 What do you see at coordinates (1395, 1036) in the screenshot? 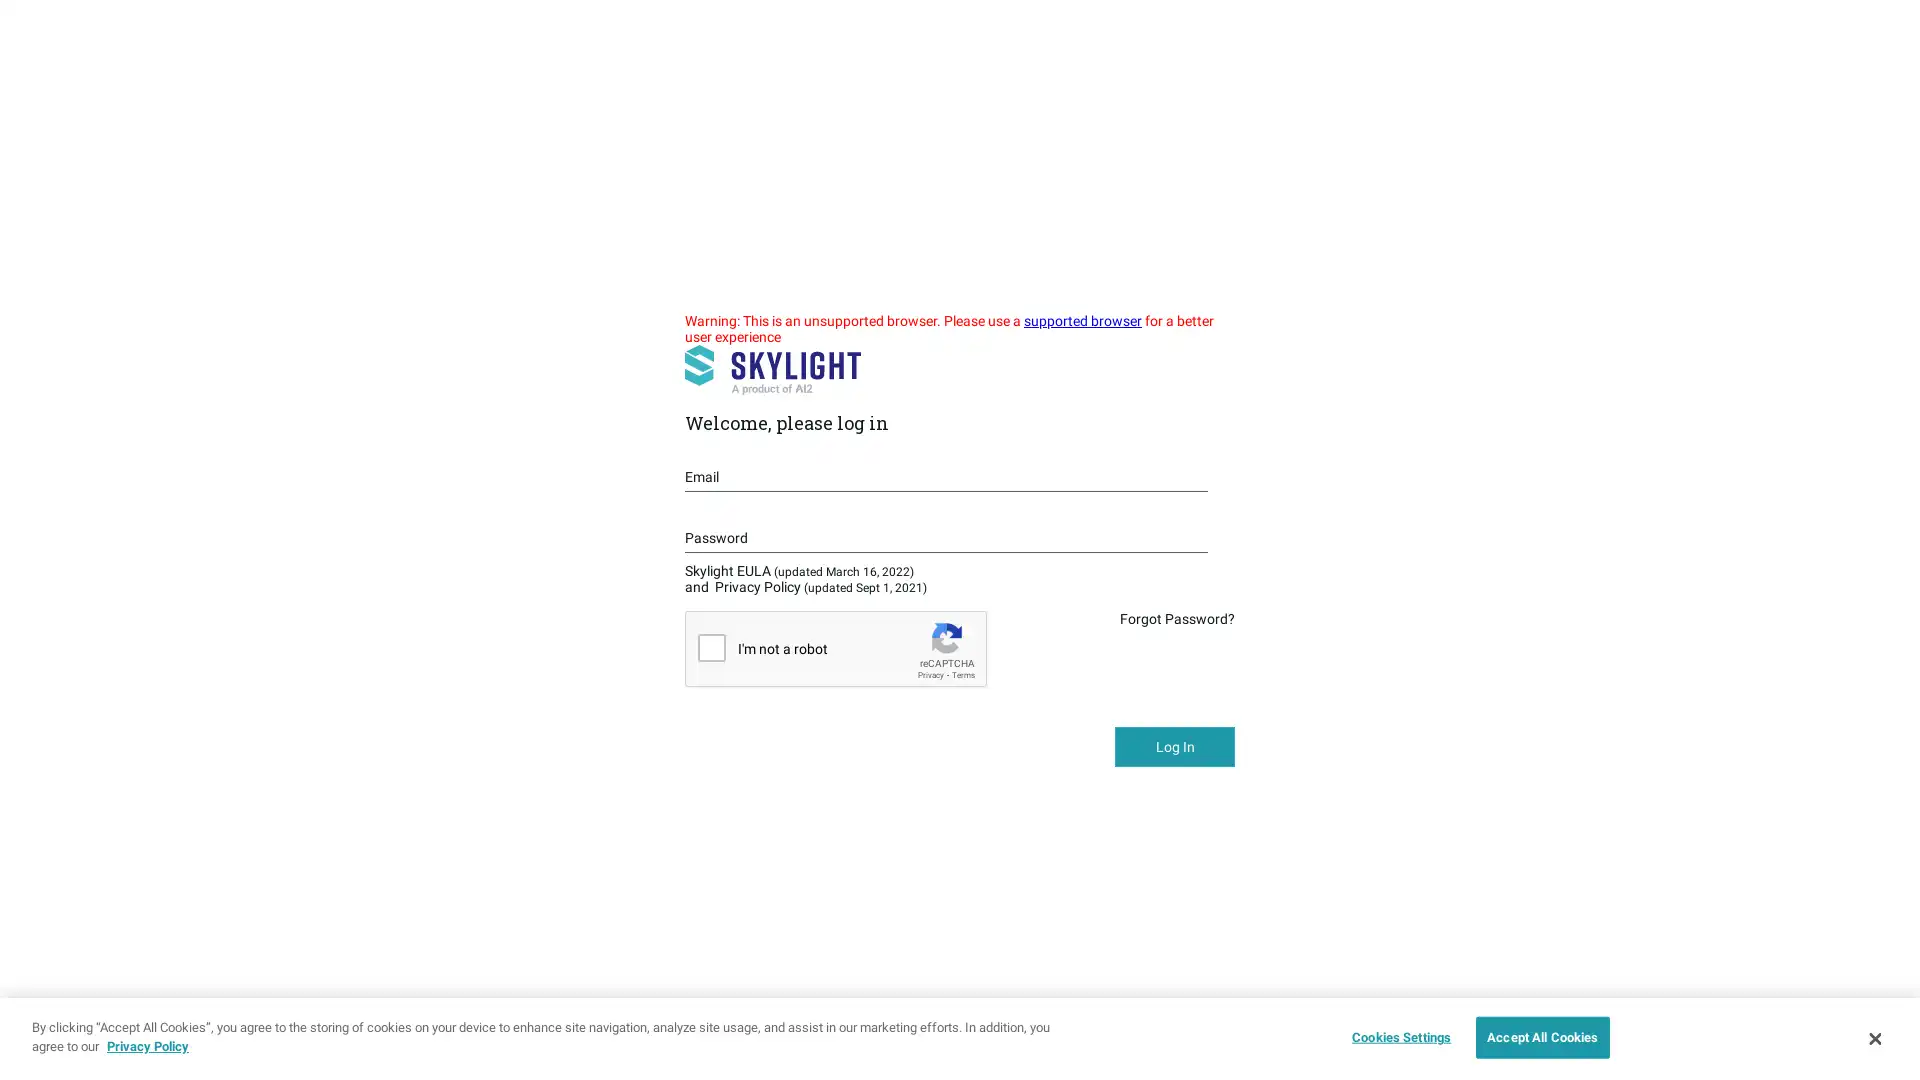
I see `Cookies Settings` at bounding box center [1395, 1036].